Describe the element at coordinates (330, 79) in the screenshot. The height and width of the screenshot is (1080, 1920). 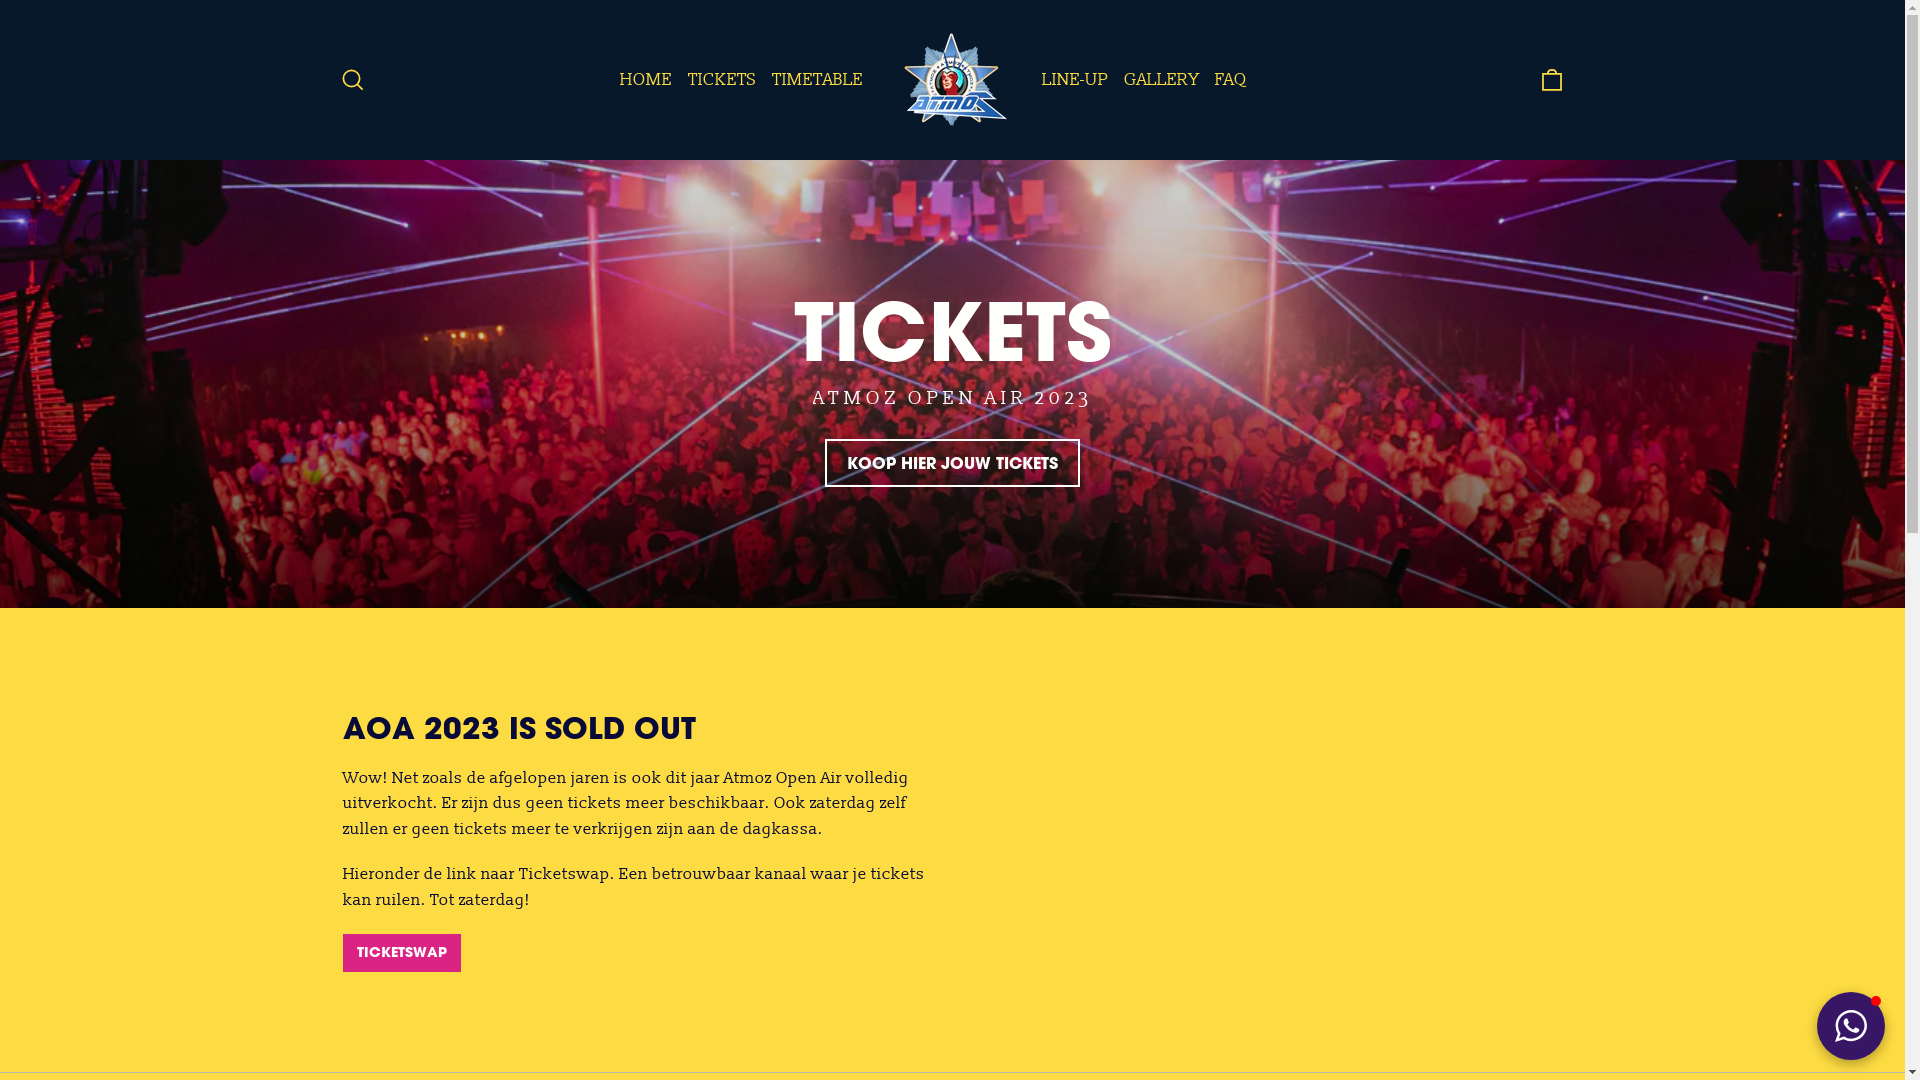
I see `'Search'` at that location.